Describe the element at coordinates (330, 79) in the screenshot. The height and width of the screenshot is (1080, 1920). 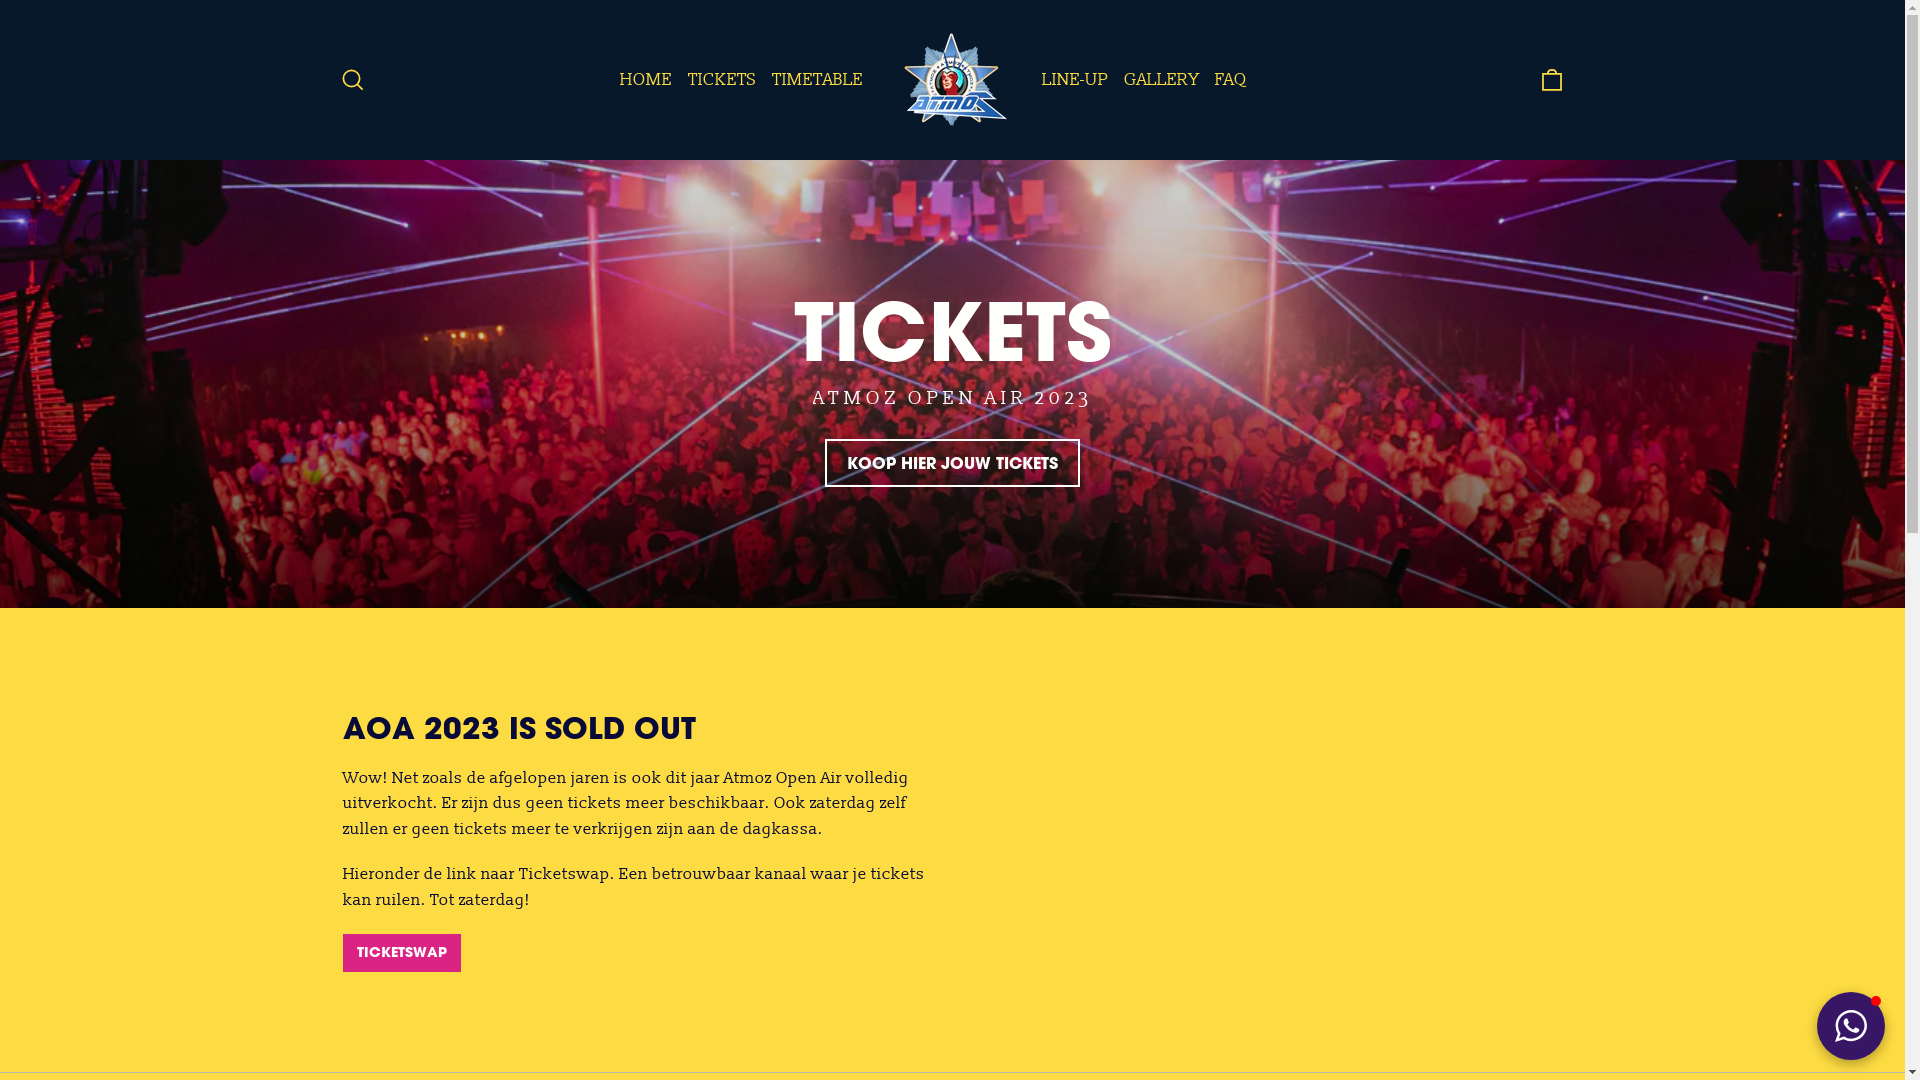
I see `'Search'` at that location.